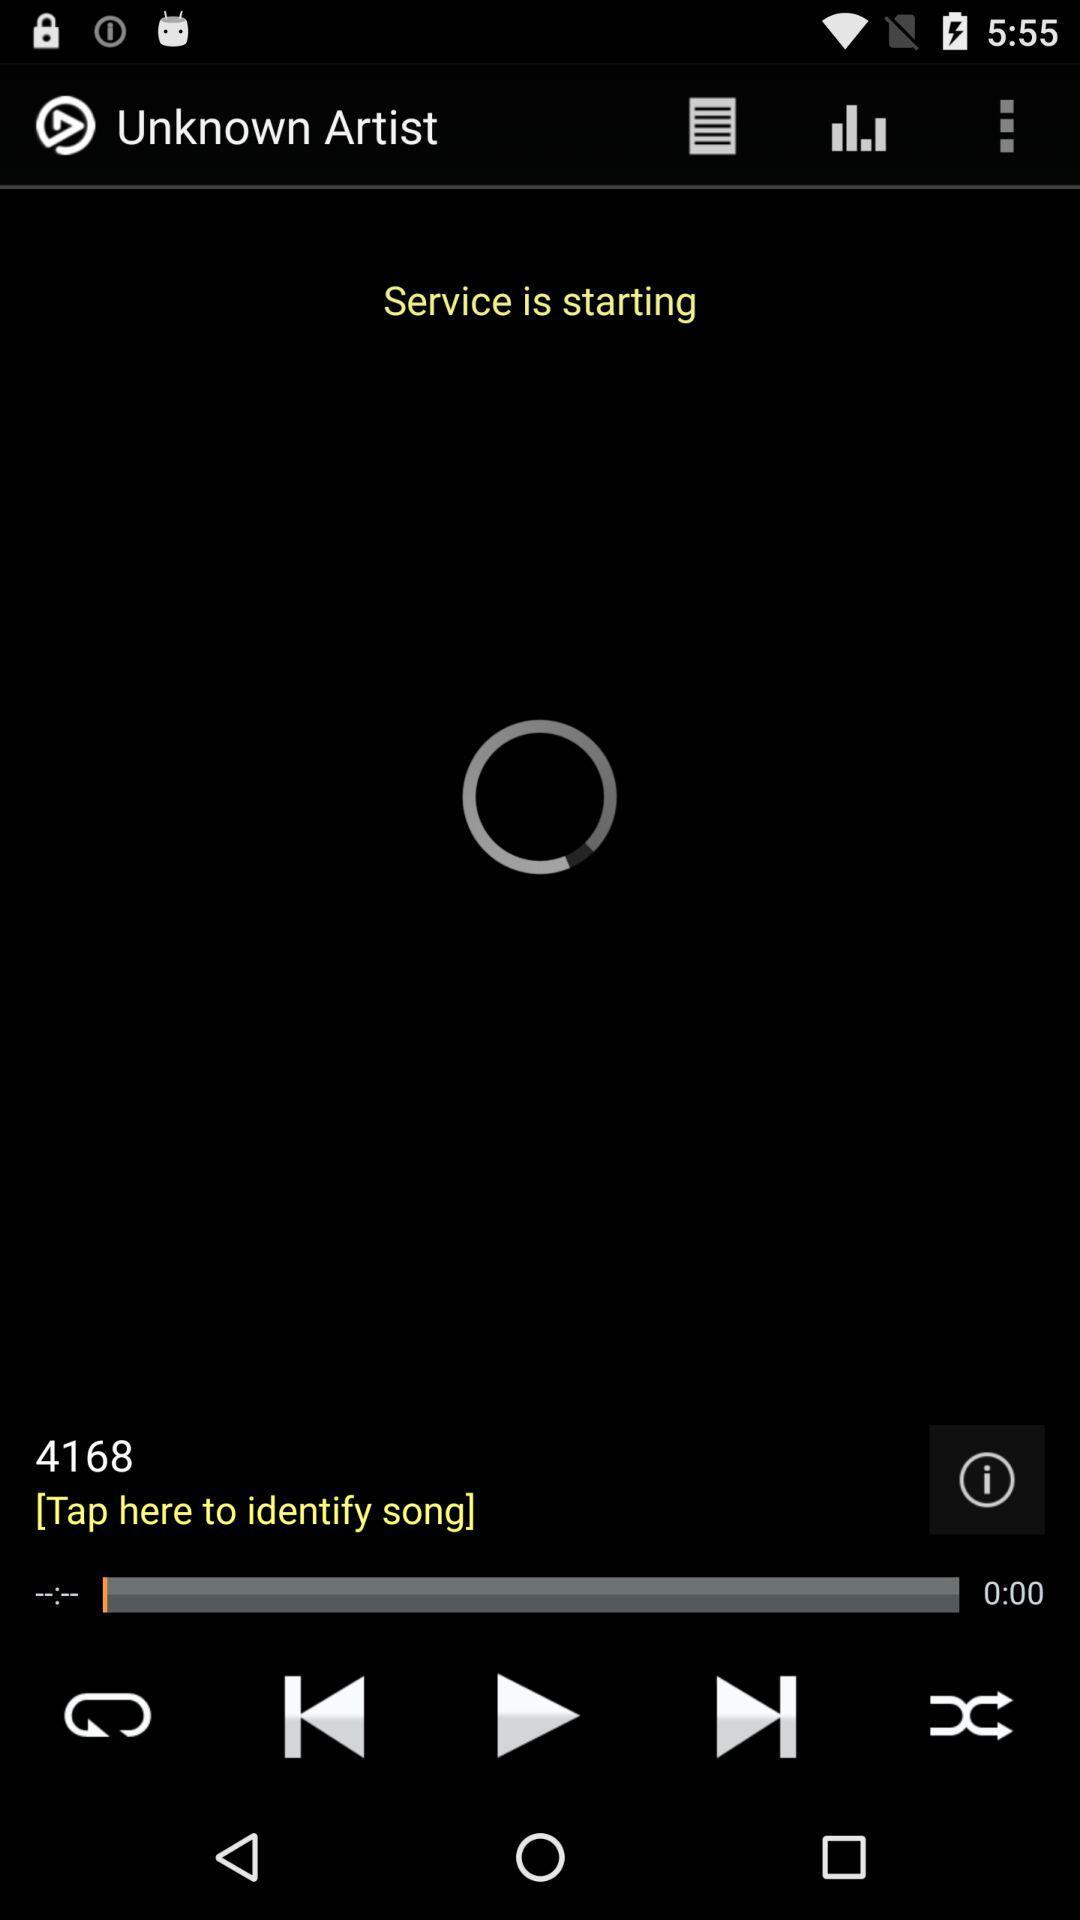 The image size is (1080, 1920). What do you see at coordinates (538, 1714) in the screenshot?
I see `option` at bounding box center [538, 1714].